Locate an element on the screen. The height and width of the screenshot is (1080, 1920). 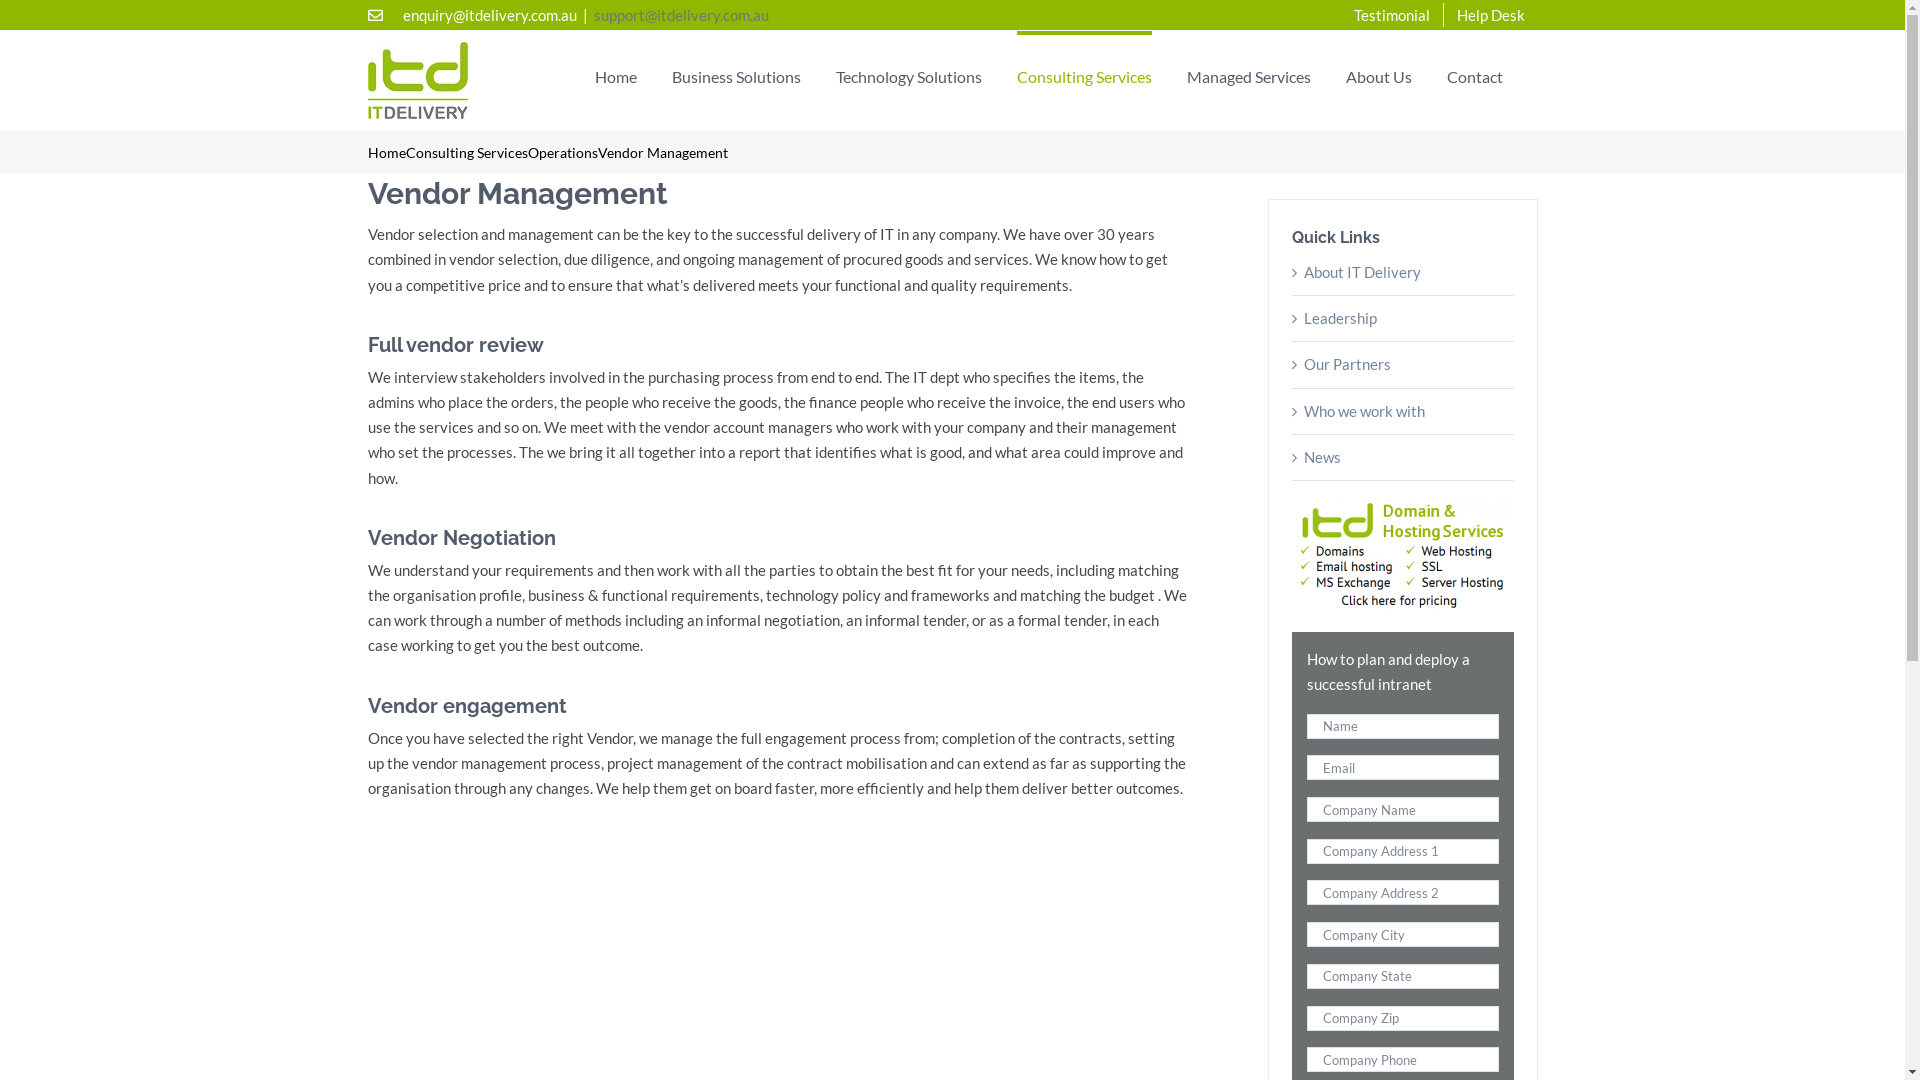
'Technology Solutions' is located at coordinates (835, 73).